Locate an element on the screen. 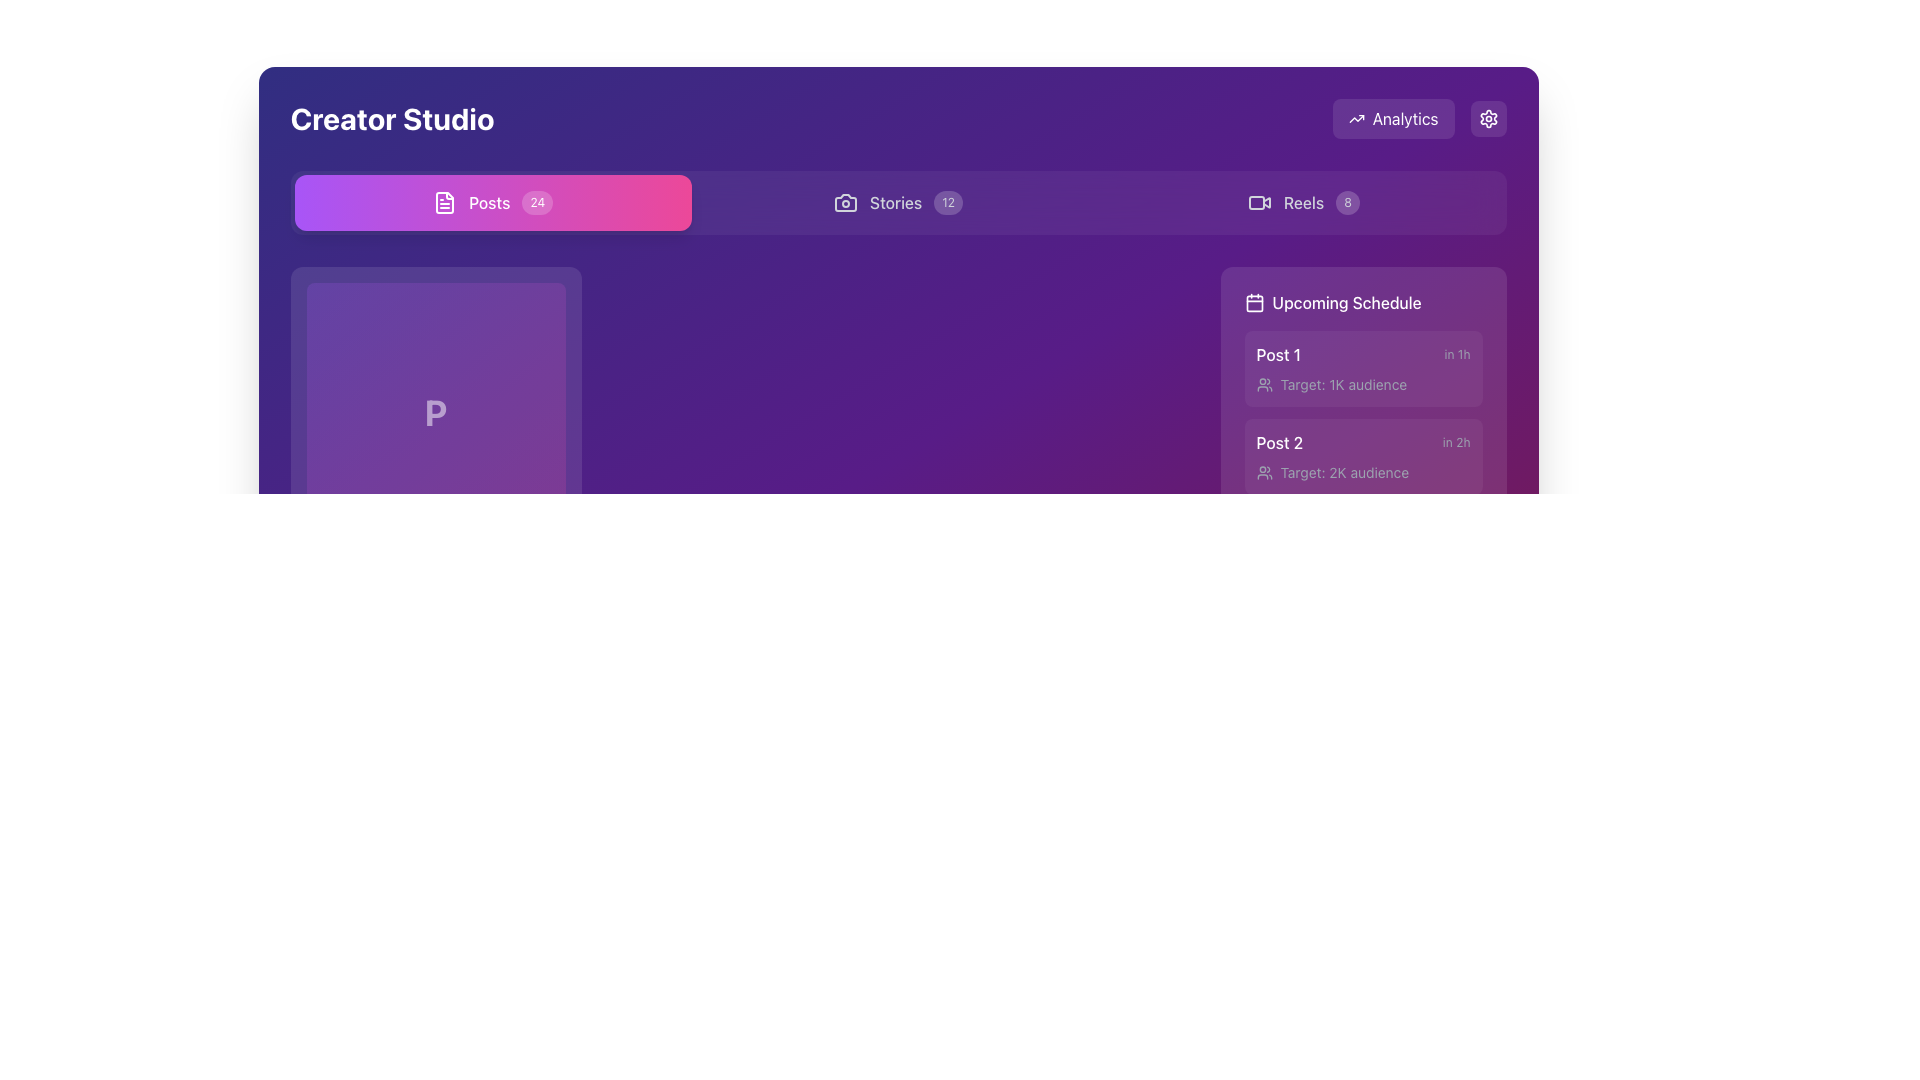  number '8' displayed on the small circular badge with a semi-transparent white background, positioned to the right of the text 'Reels' in the top navigation bar is located at coordinates (1348, 203).